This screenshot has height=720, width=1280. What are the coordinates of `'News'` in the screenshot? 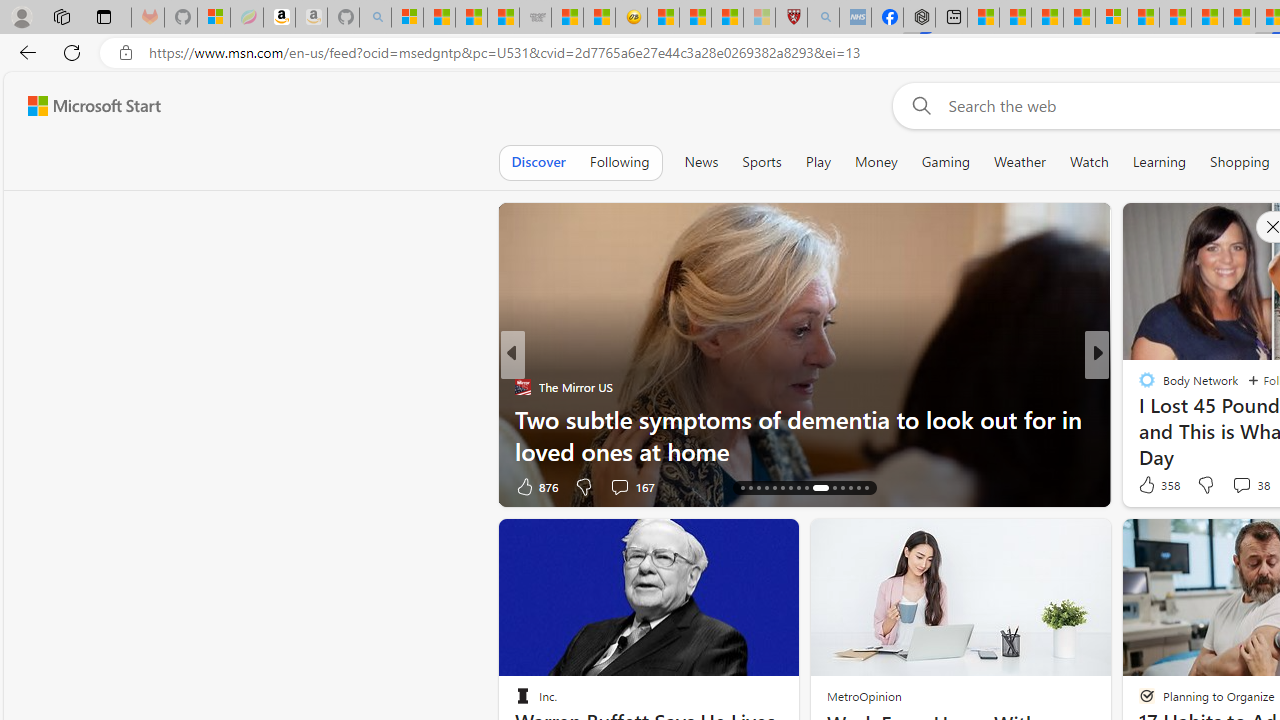 It's located at (701, 161).